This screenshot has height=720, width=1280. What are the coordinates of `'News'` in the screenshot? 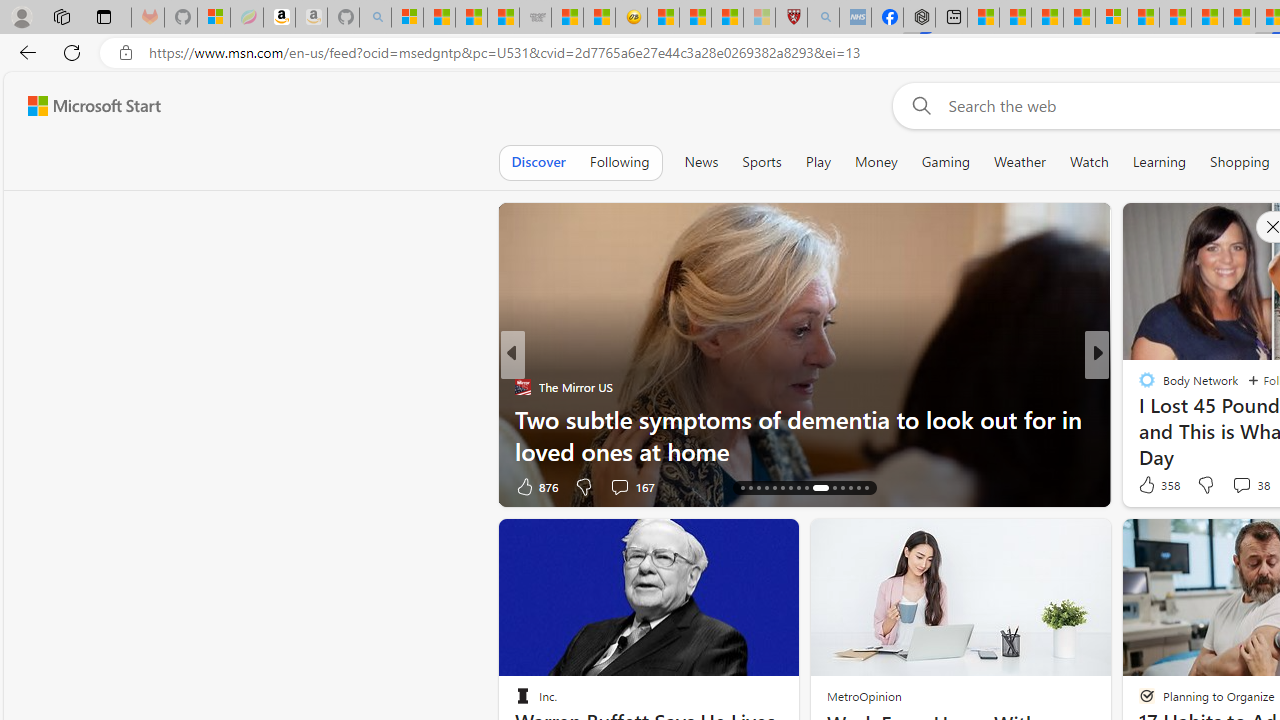 It's located at (701, 161).